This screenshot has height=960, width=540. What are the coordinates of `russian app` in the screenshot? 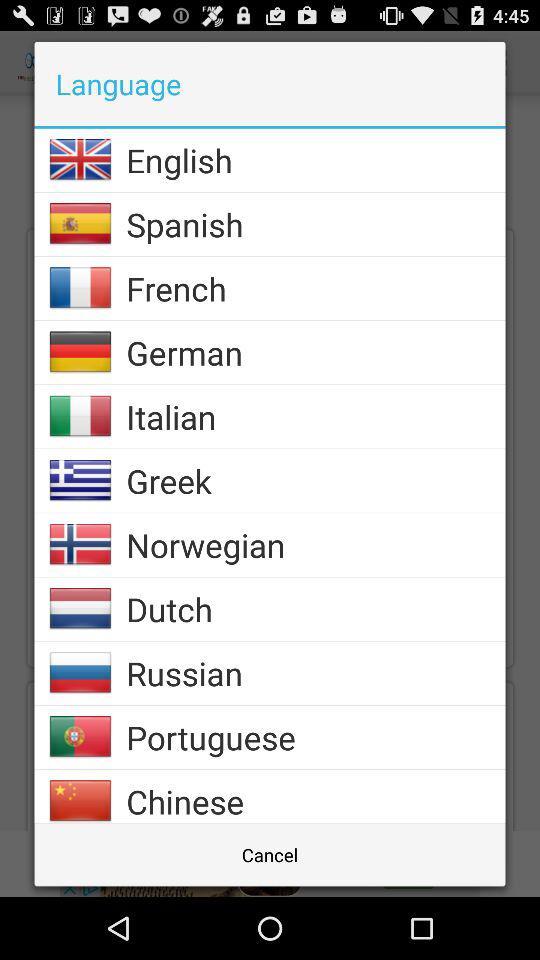 It's located at (315, 673).